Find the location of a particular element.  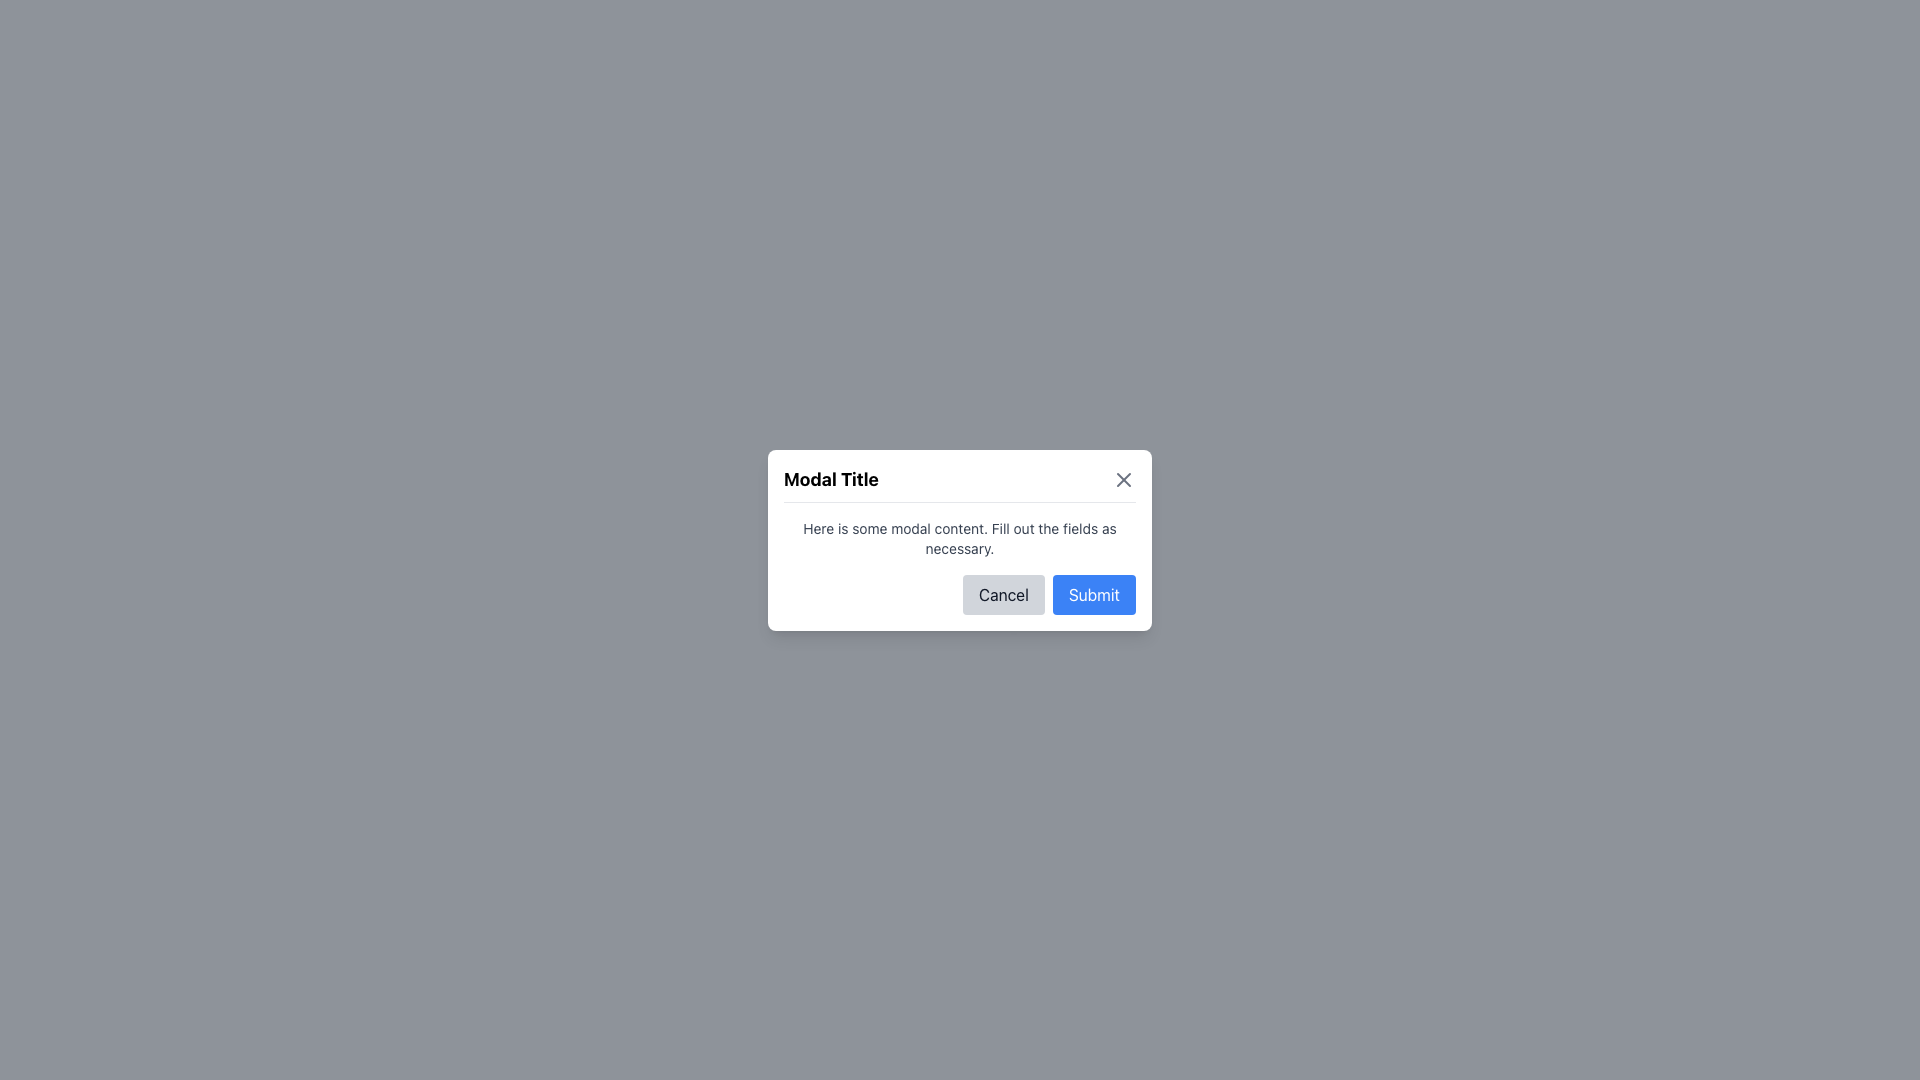

the close icon located at the top right corner of the modal window's title bar is located at coordinates (1123, 479).